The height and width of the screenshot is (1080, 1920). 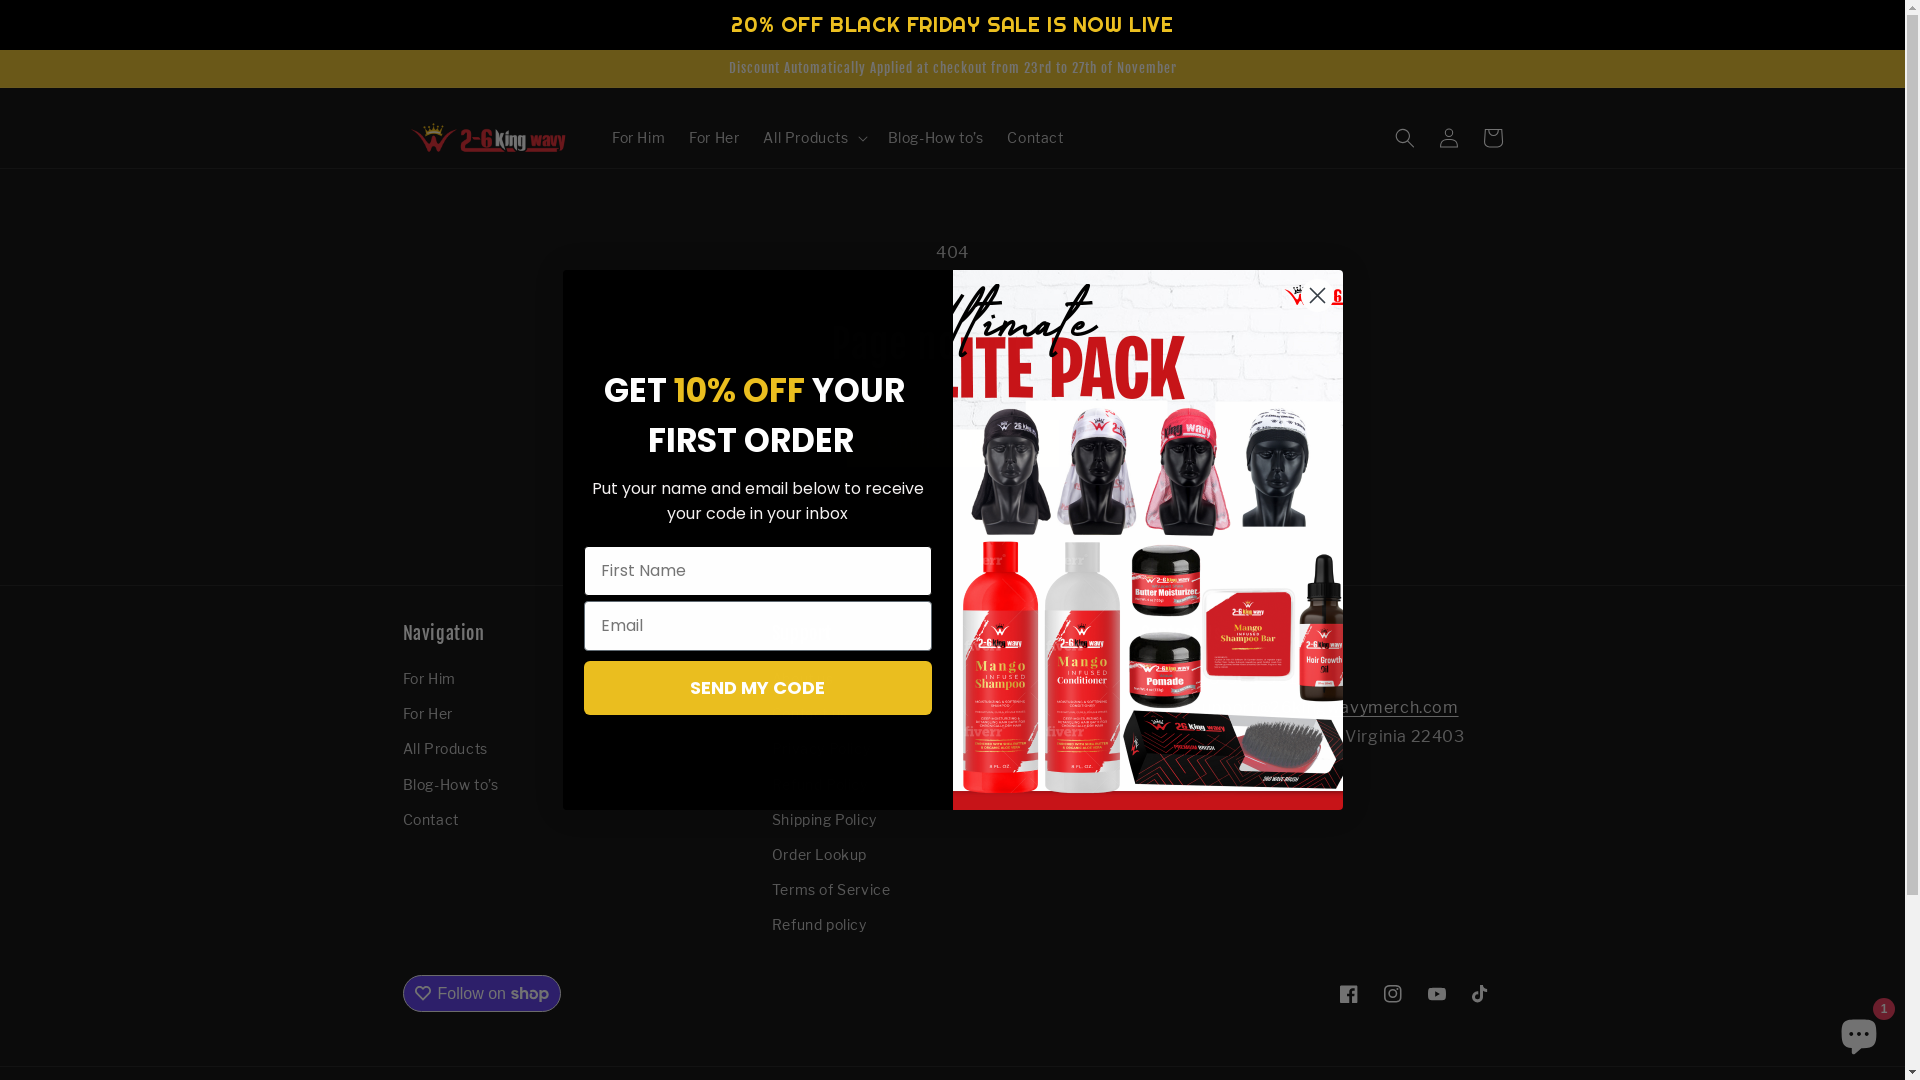 What do you see at coordinates (1458, 994) in the screenshot?
I see `'TikTok'` at bounding box center [1458, 994].